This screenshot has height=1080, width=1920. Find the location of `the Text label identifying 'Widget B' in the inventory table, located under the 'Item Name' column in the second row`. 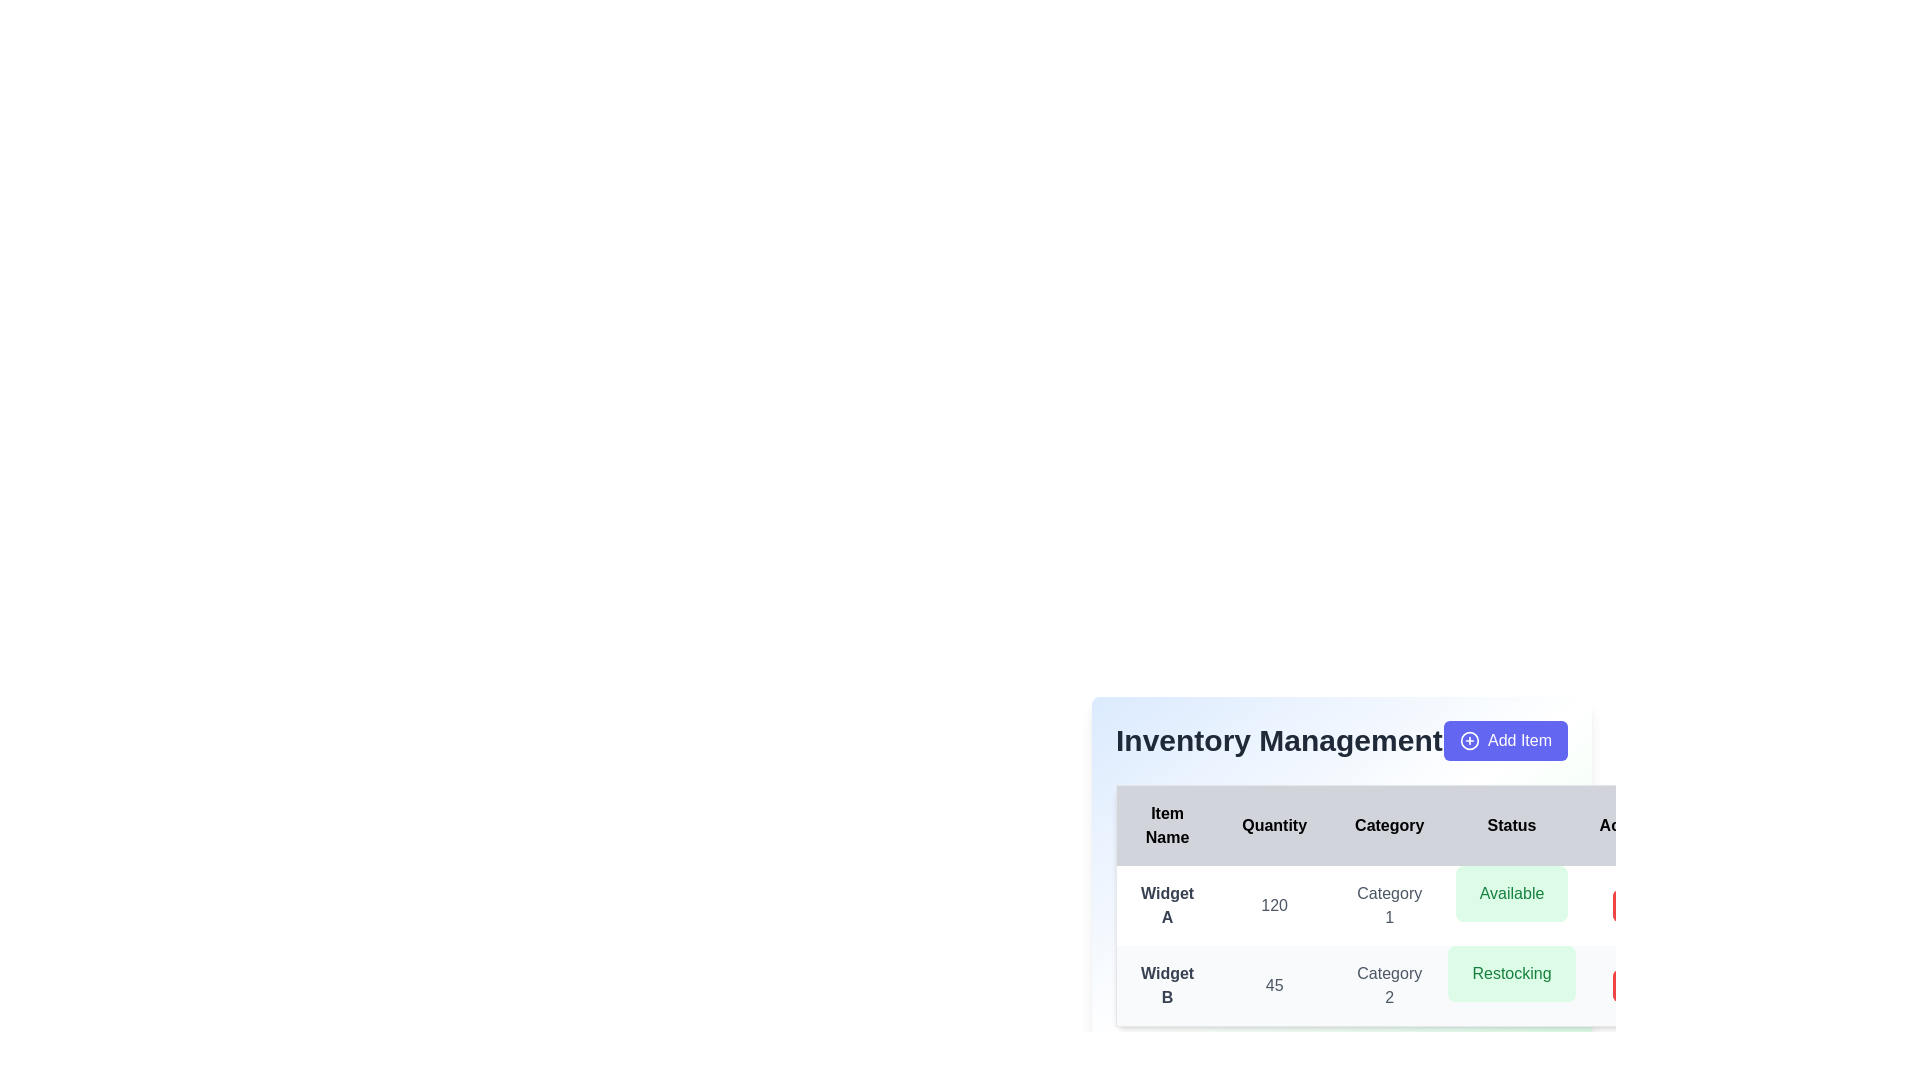

the Text label identifying 'Widget B' in the inventory table, located under the 'Item Name' column in the second row is located at coordinates (1167, 985).